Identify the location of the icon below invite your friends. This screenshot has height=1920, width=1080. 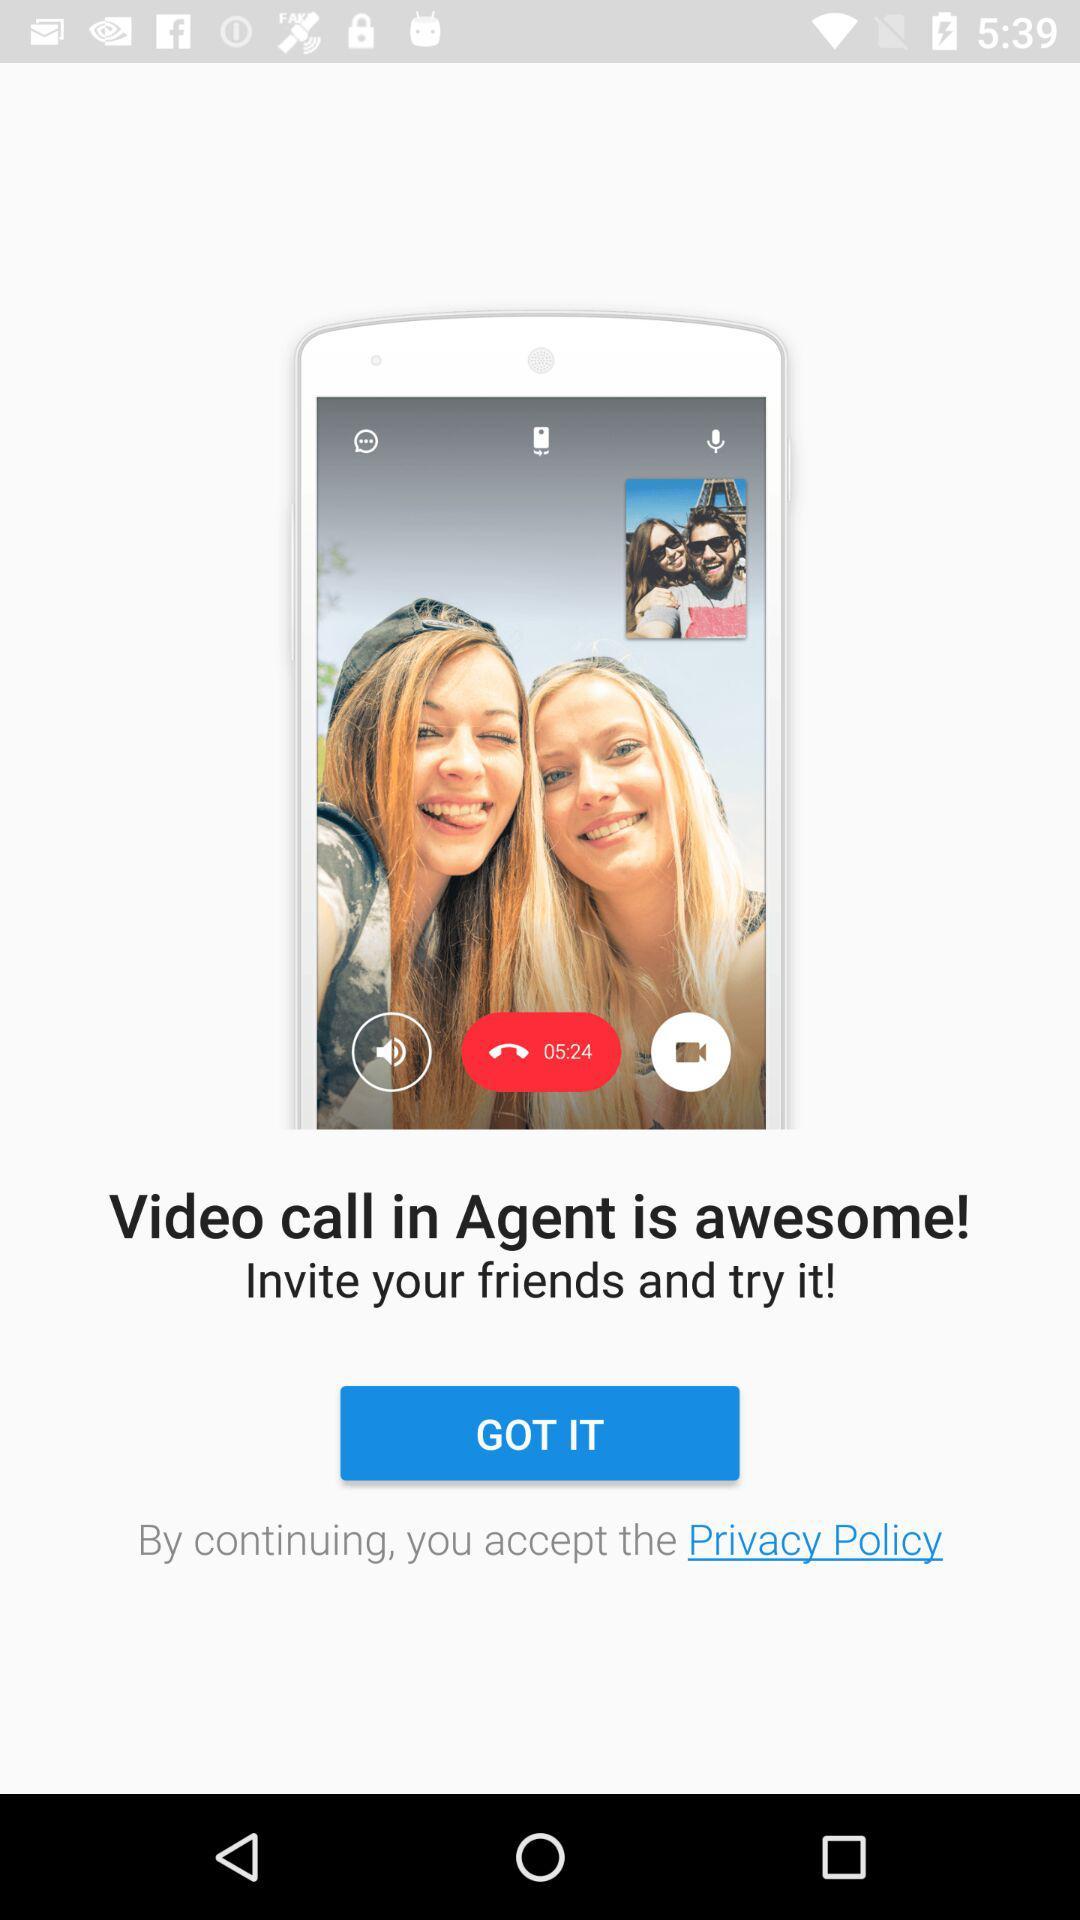
(540, 1432).